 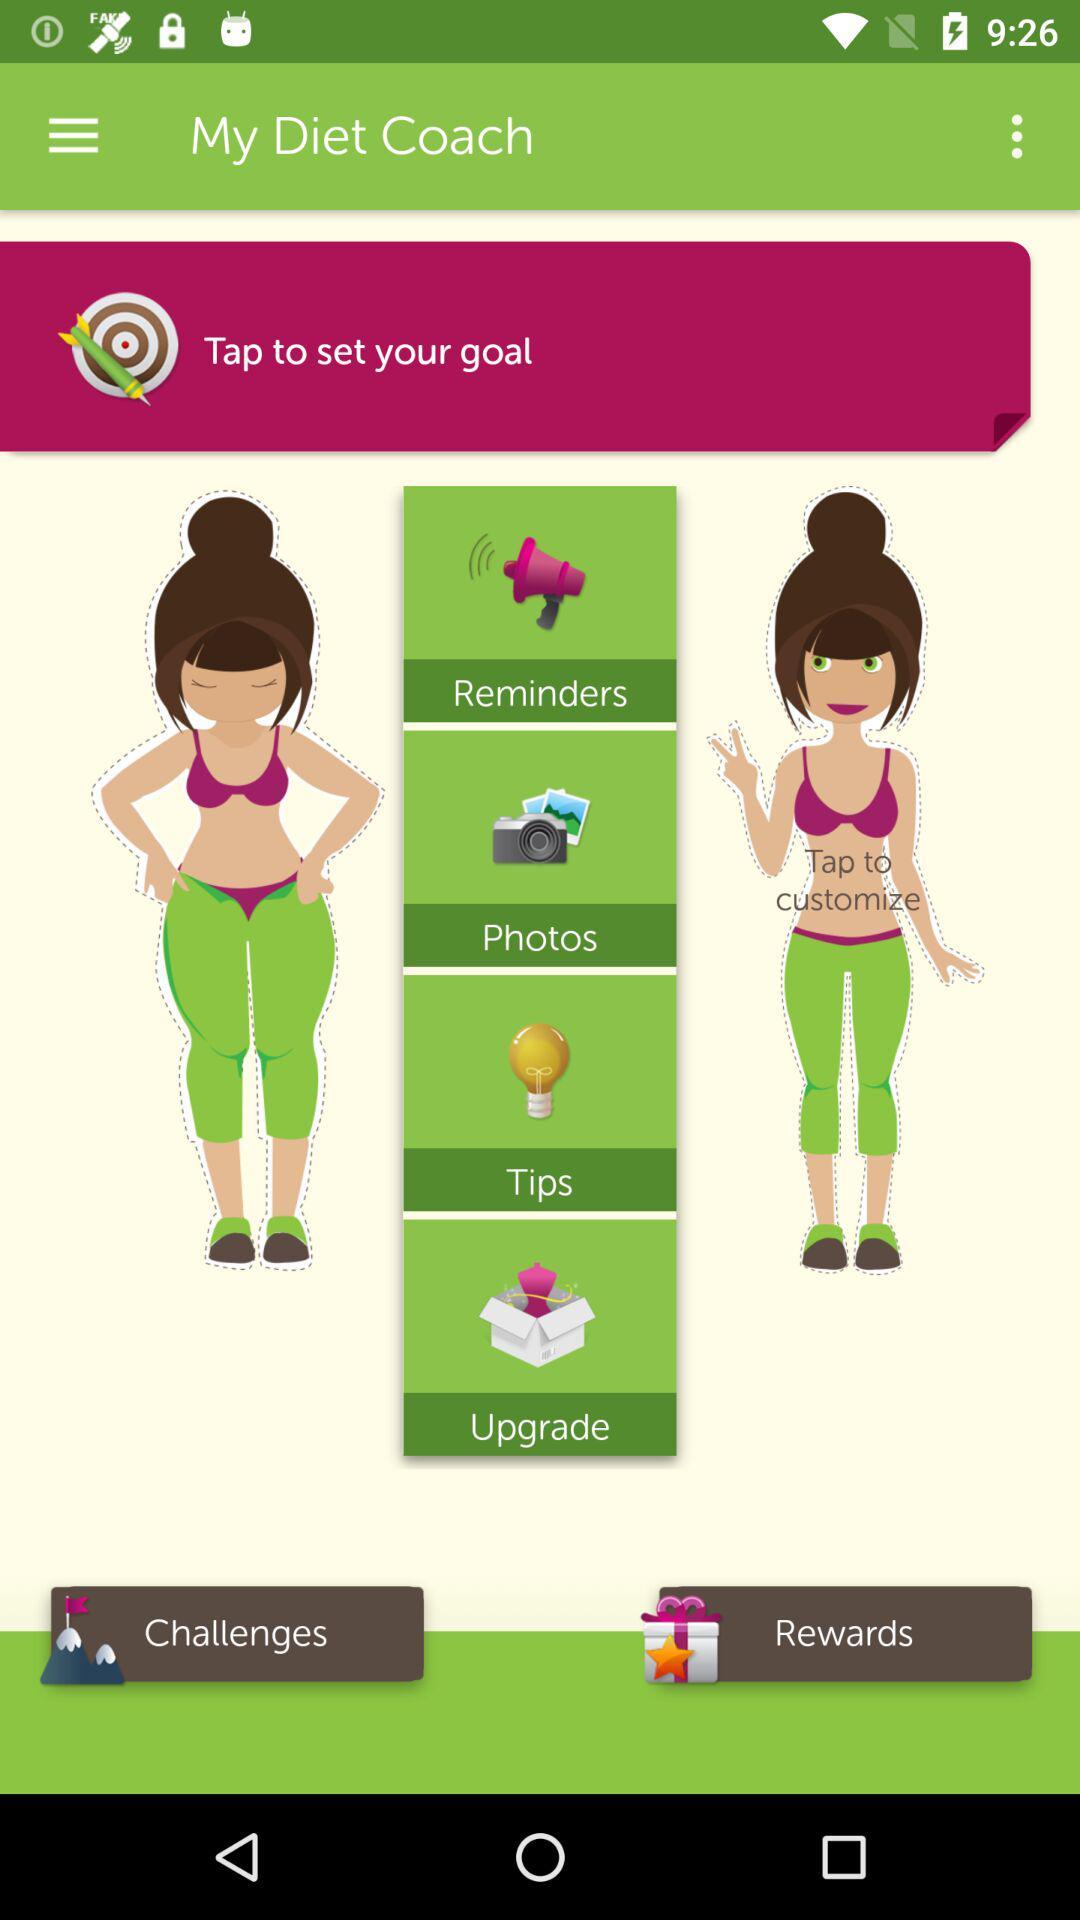 I want to click on the rewards icon, so click(x=844, y=1640).